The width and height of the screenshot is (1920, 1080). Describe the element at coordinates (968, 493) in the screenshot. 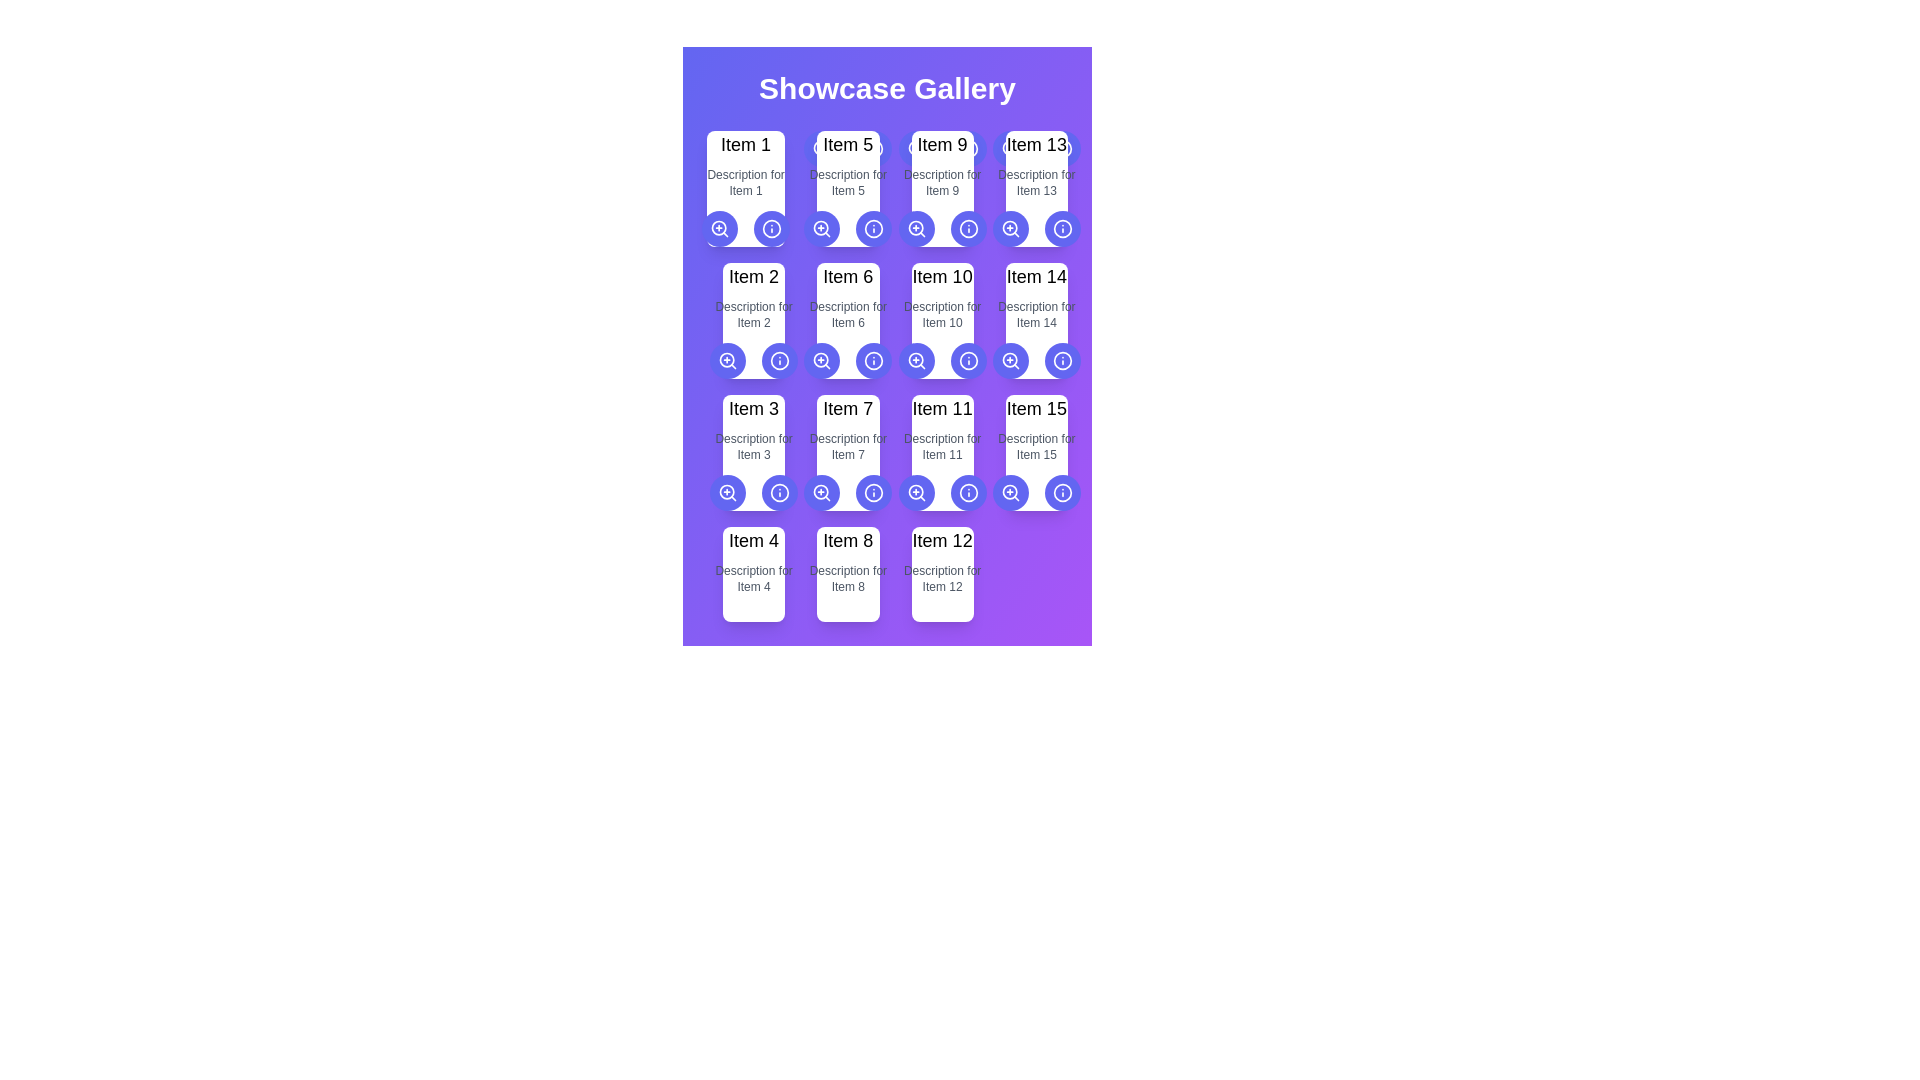

I see `the information icon button located in the bottom right corner of the 'Item 11' card in the 'Showcase Gallery', which is represented by a circular light indigo icon with a thin border and a smaller dot` at that location.